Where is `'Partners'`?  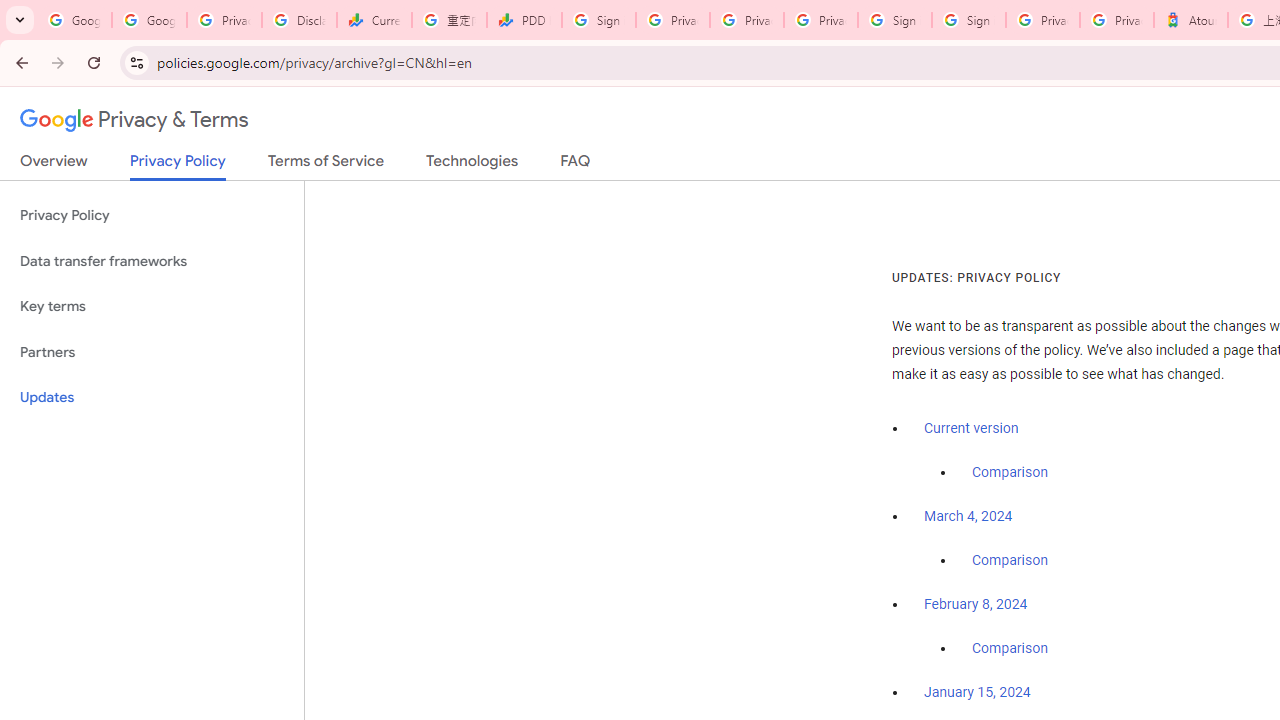 'Partners' is located at coordinates (151, 351).